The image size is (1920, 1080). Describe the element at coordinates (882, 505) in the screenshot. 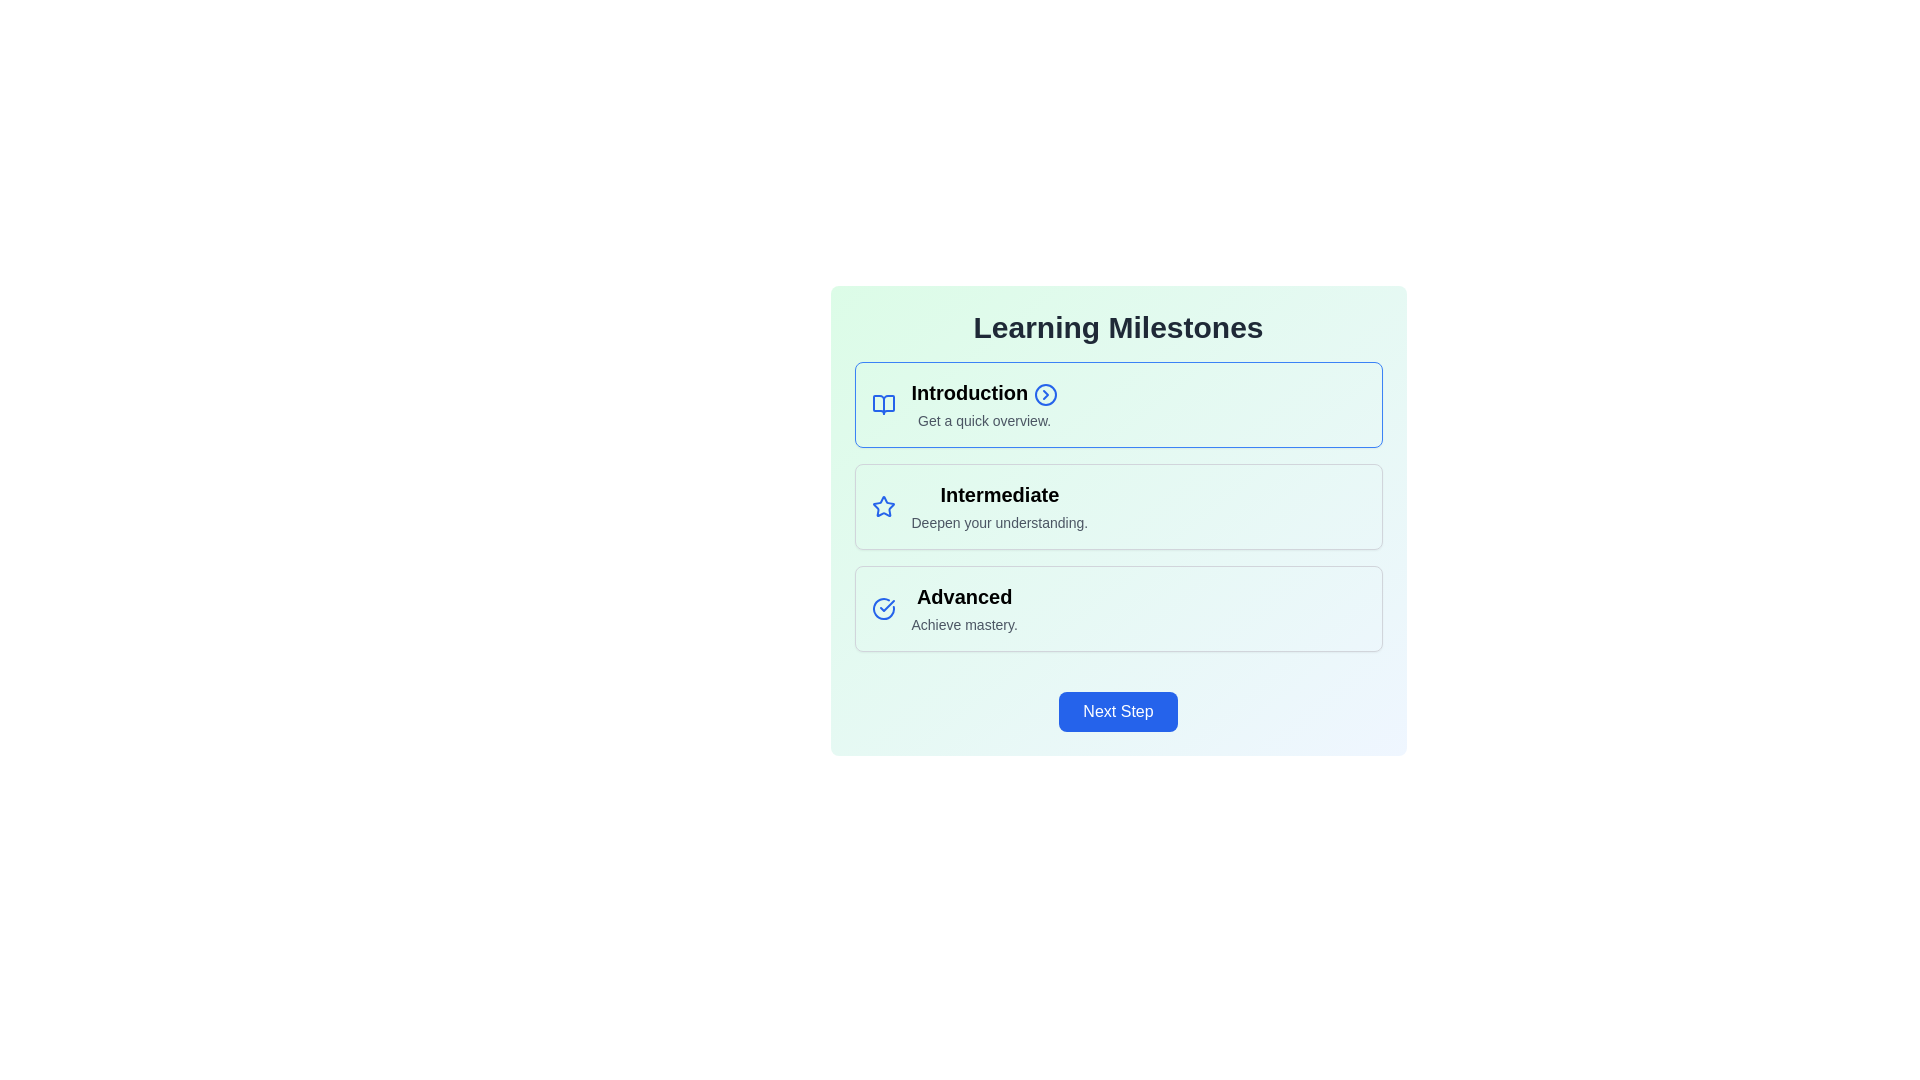

I see `the star-shaped icon with a blue outline located in the 'Learning Milestones' section, specifically in the second row of the 'Intermediate' milestone` at that location.